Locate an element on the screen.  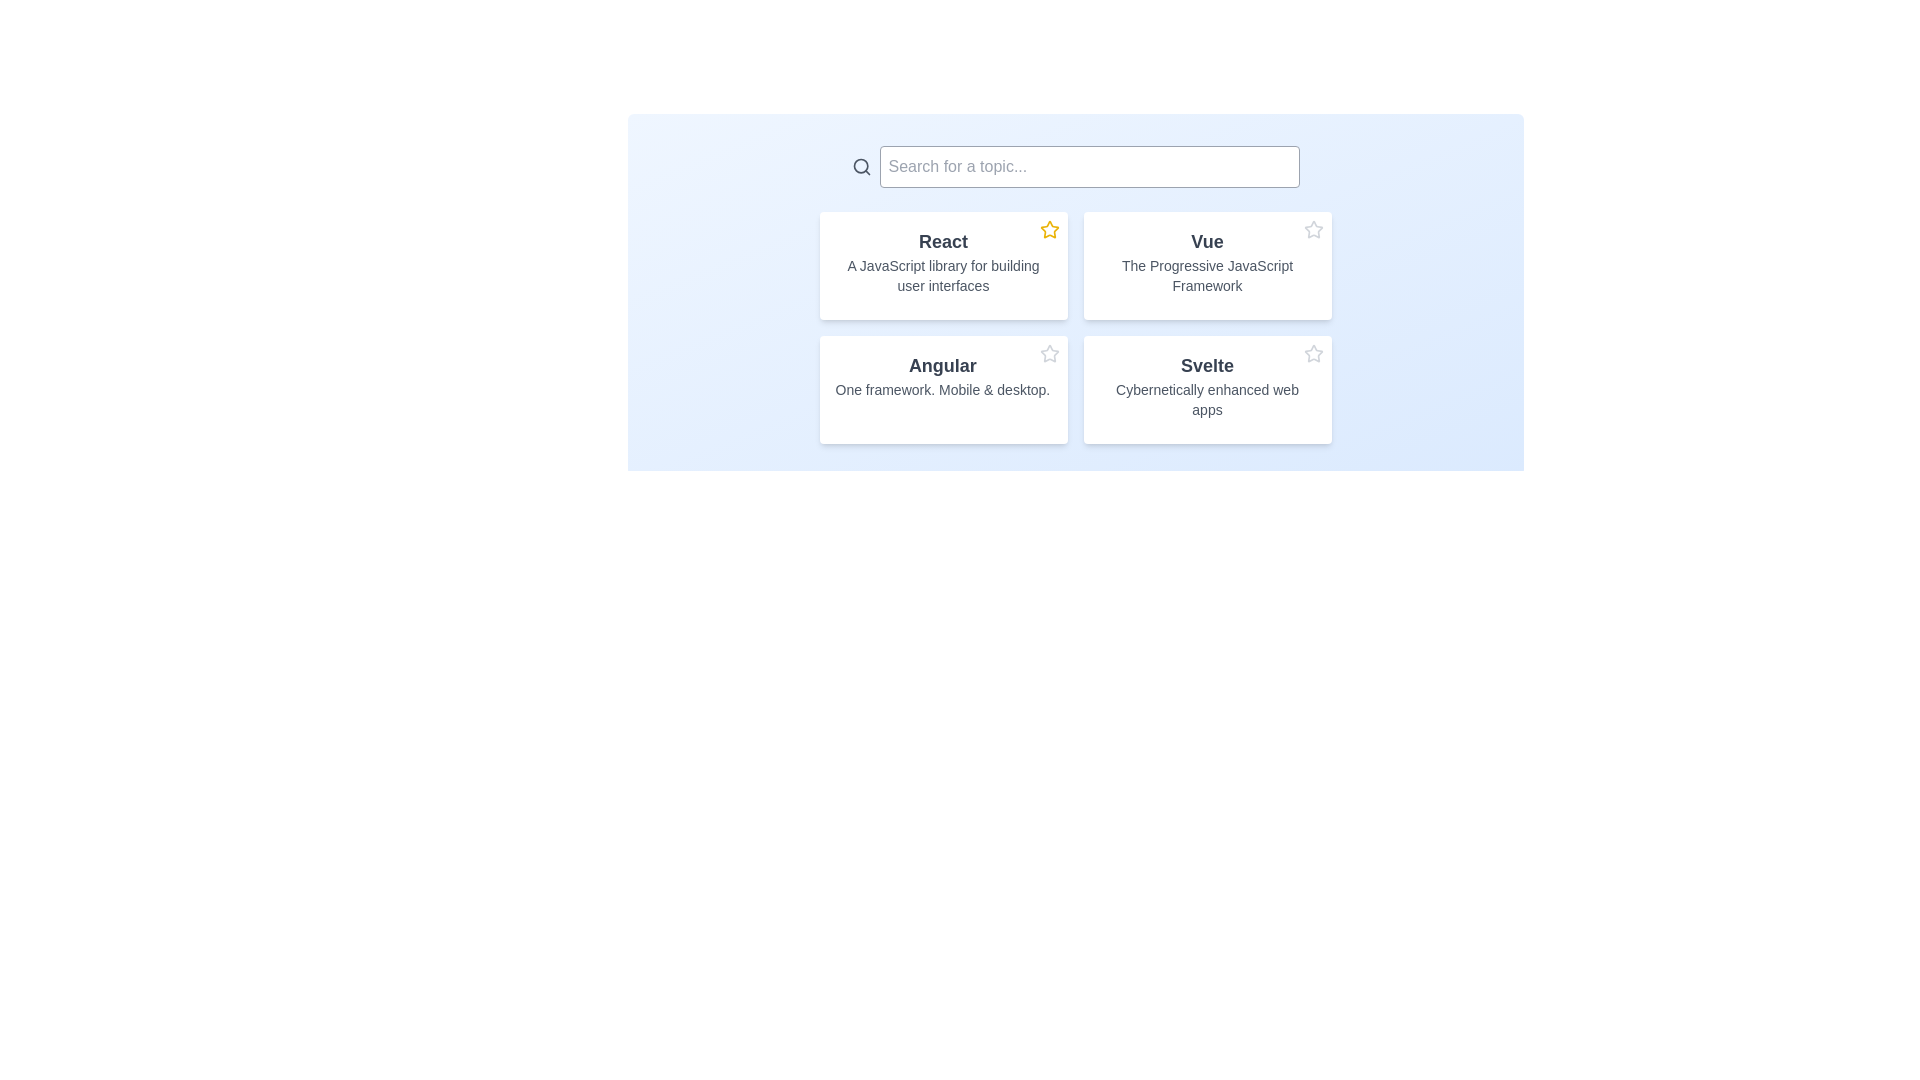
title text label indicating the subject of the card, which is 'React', located in the top-left card of a grid layout is located at coordinates (942, 241).